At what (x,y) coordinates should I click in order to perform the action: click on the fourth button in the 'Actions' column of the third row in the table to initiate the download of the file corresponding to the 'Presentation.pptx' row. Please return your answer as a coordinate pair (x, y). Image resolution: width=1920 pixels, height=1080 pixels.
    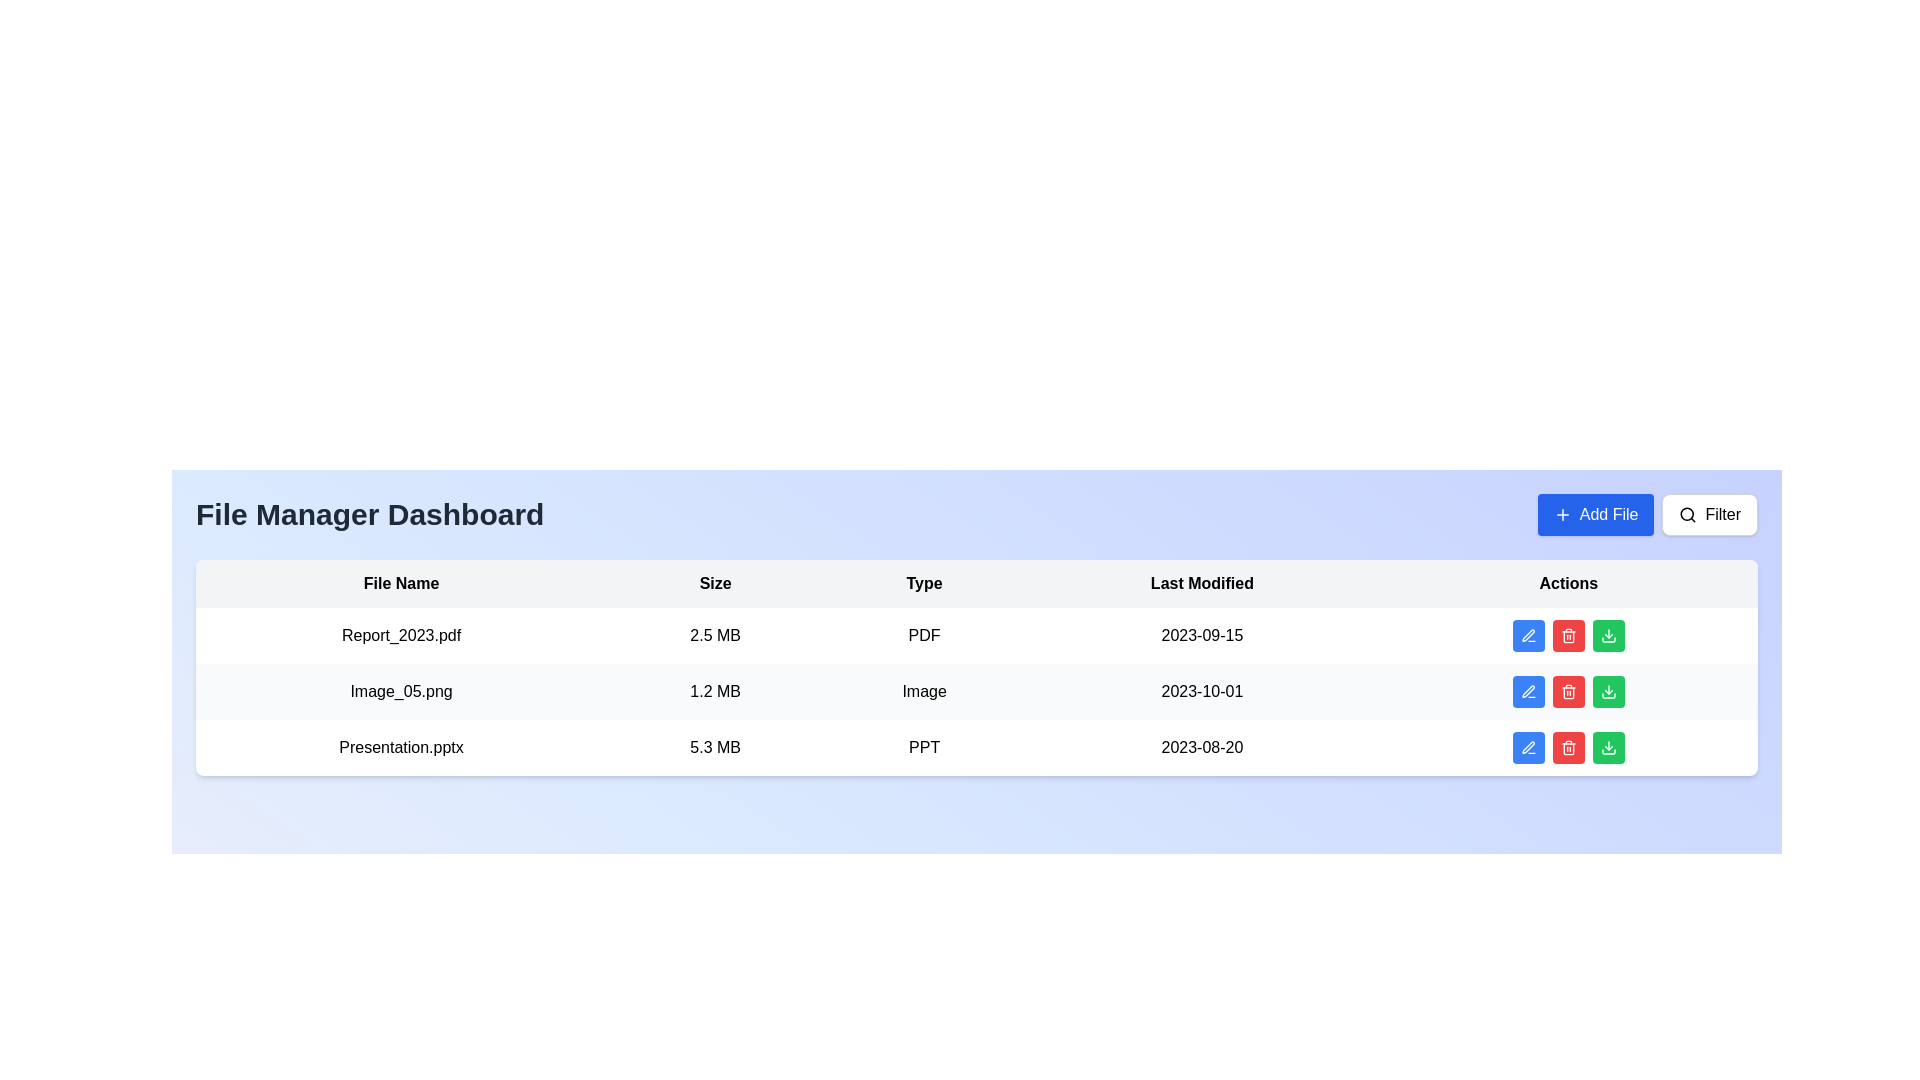
    Looking at the image, I should click on (1608, 748).